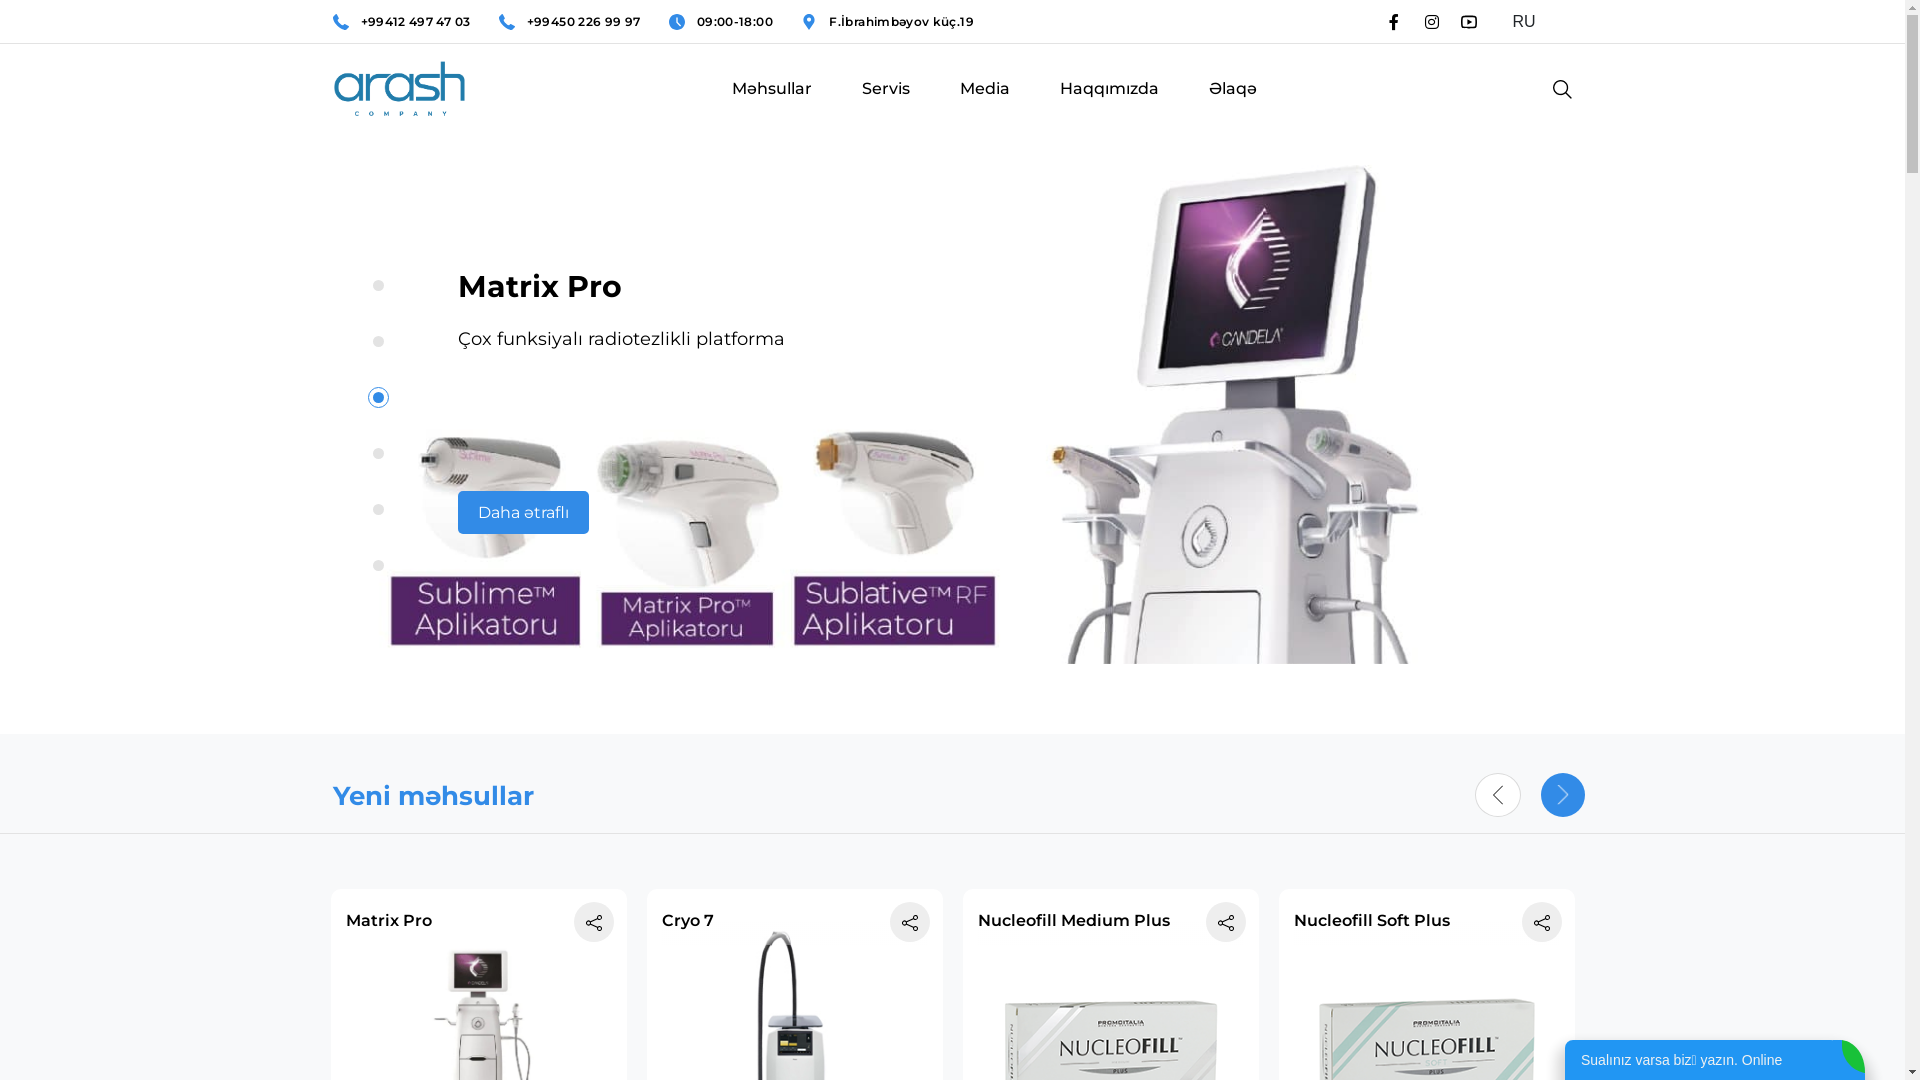 Image resolution: width=1920 pixels, height=1080 pixels. What do you see at coordinates (377, 340) in the screenshot?
I see `'2'` at bounding box center [377, 340].